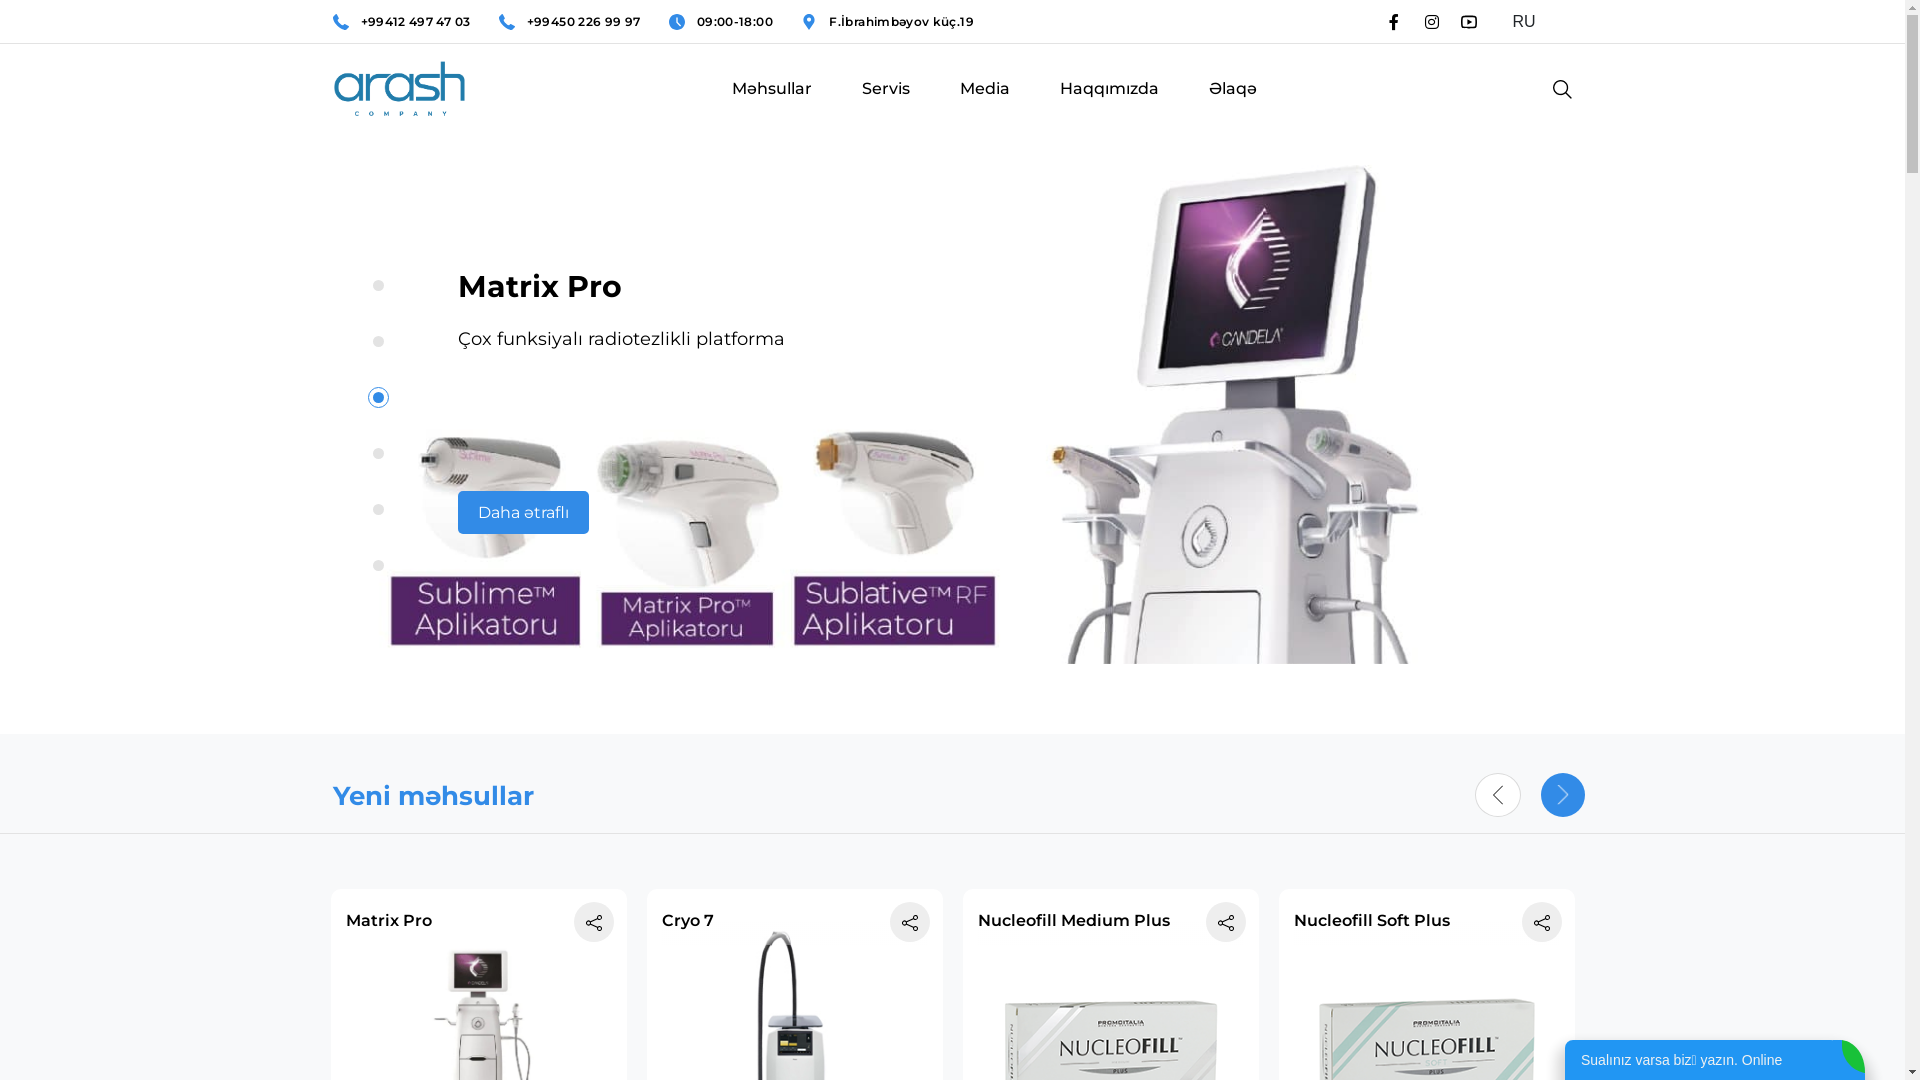 Image resolution: width=1920 pixels, height=1080 pixels. What do you see at coordinates (377, 340) in the screenshot?
I see `'2'` at bounding box center [377, 340].